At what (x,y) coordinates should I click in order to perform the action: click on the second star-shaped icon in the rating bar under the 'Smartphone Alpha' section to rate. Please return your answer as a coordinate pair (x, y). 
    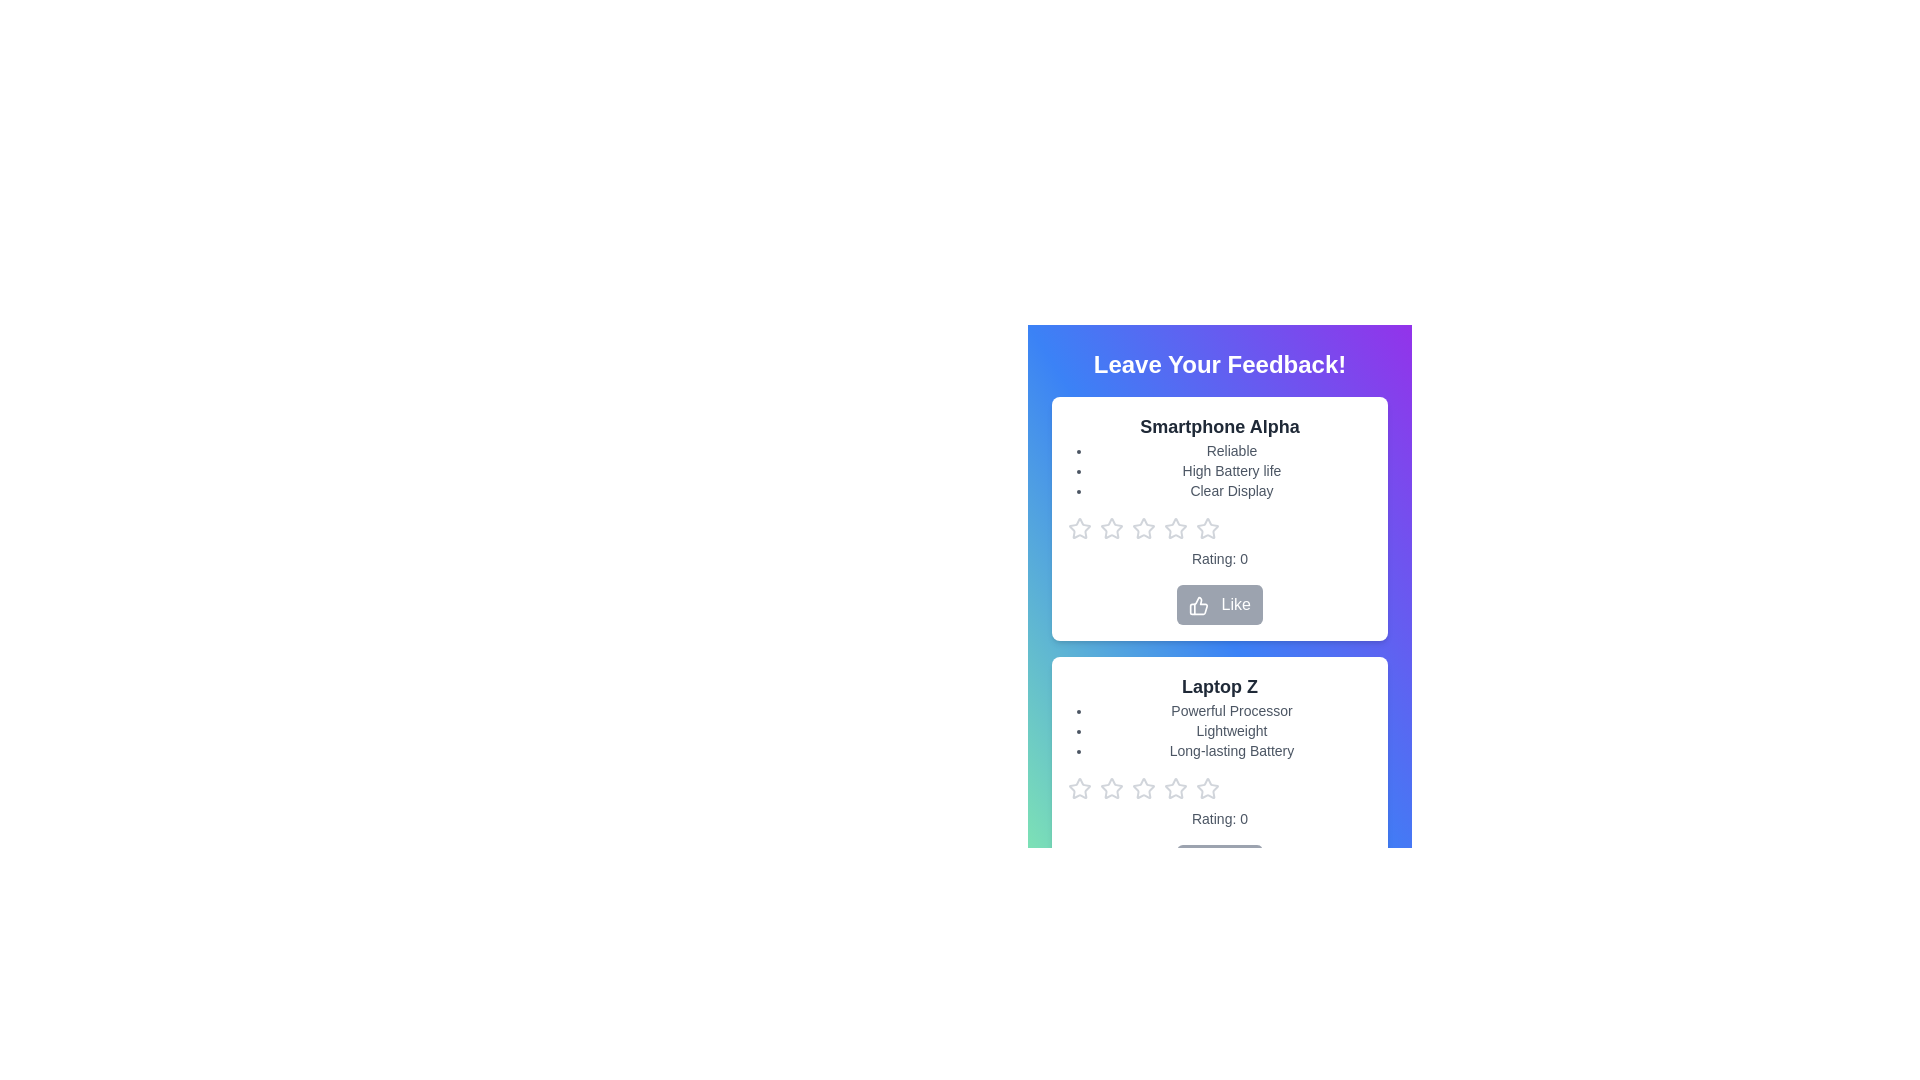
    Looking at the image, I should click on (1142, 527).